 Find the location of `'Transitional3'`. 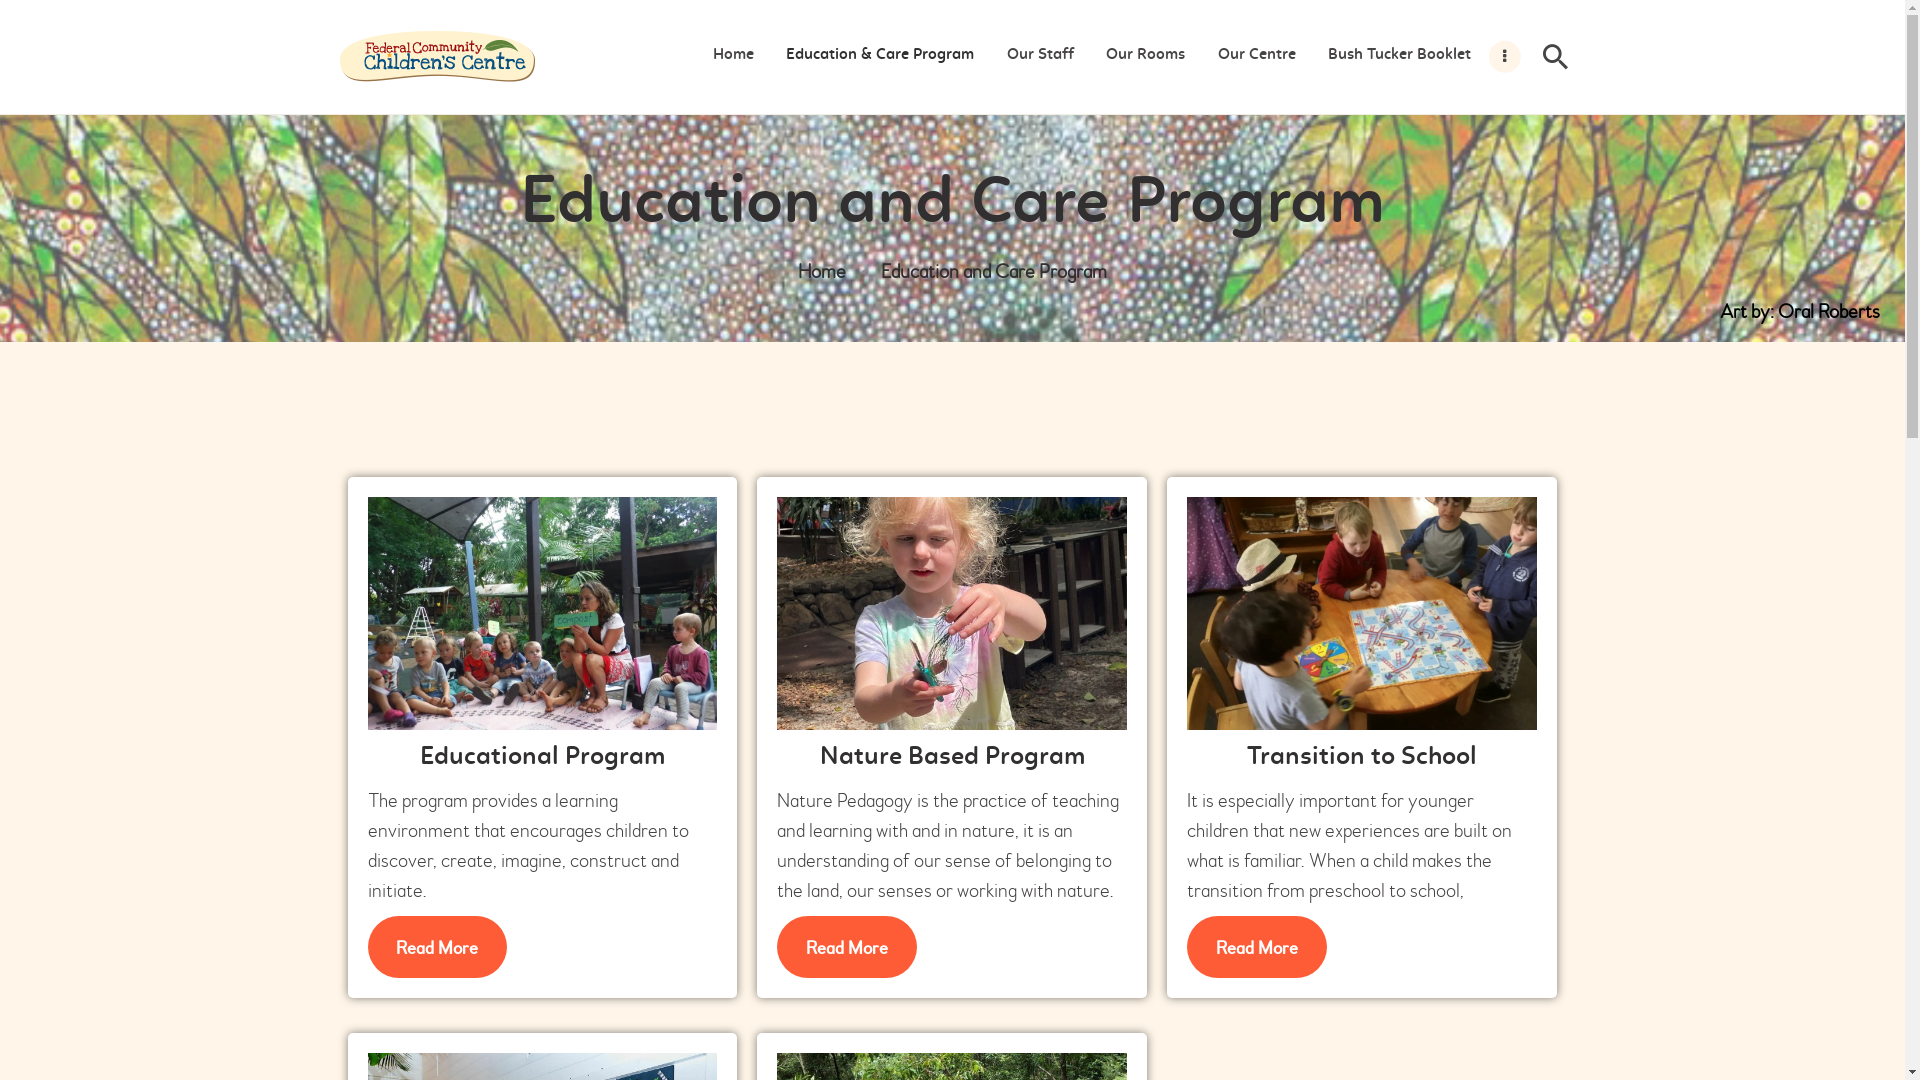

'Transitional3' is located at coordinates (1361, 612).